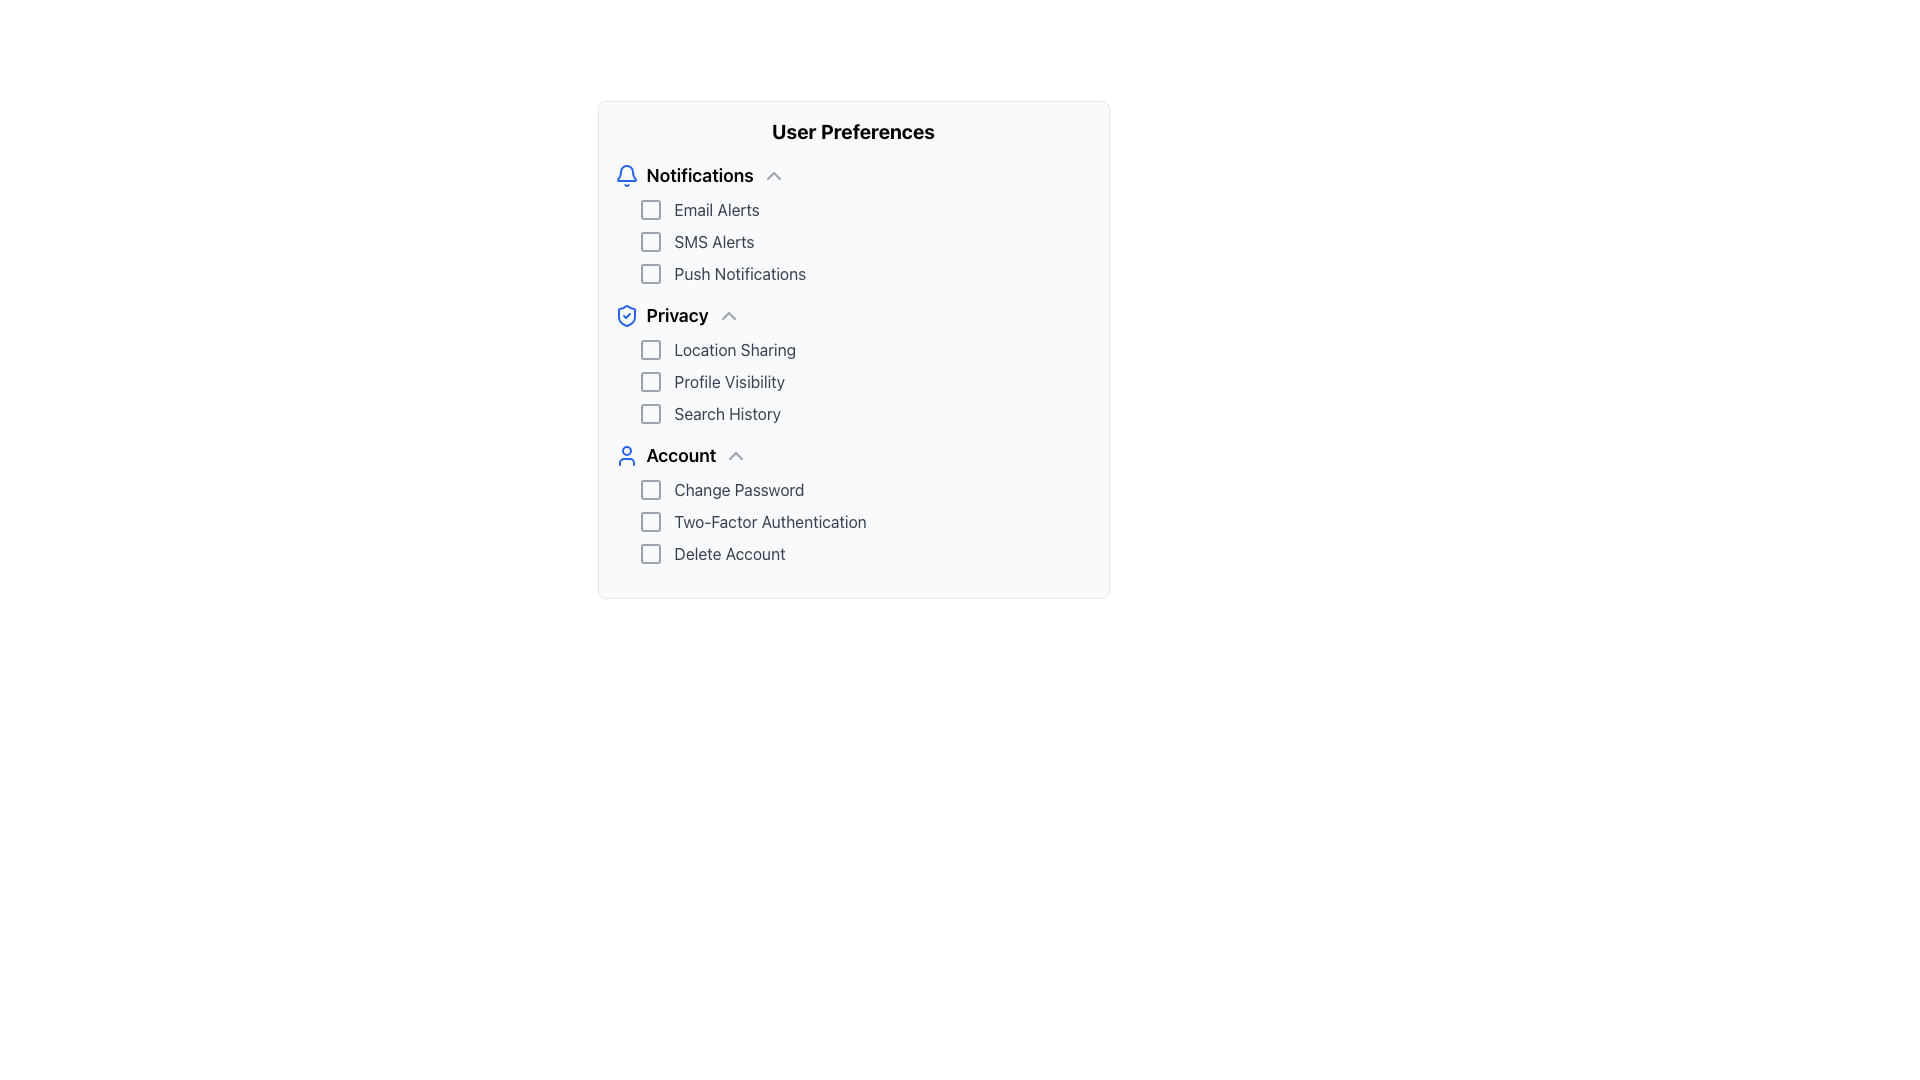 The height and width of the screenshot is (1080, 1920). What do you see at coordinates (650, 273) in the screenshot?
I see `the empty checkbox located in the 'Notifications' section of the 'User Preferences' menu, positioned to the left of the 'Push Notifications' label` at bounding box center [650, 273].